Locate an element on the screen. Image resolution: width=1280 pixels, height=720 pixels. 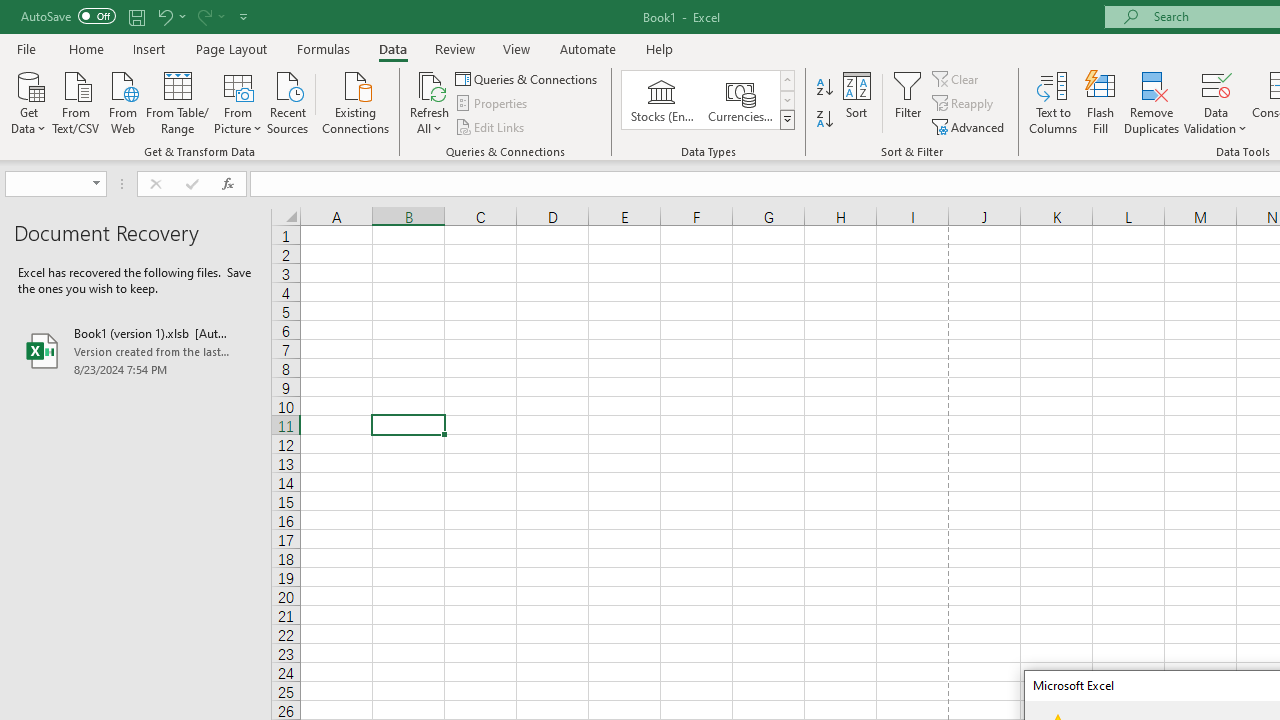
'Sort...' is located at coordinates (856, 103).